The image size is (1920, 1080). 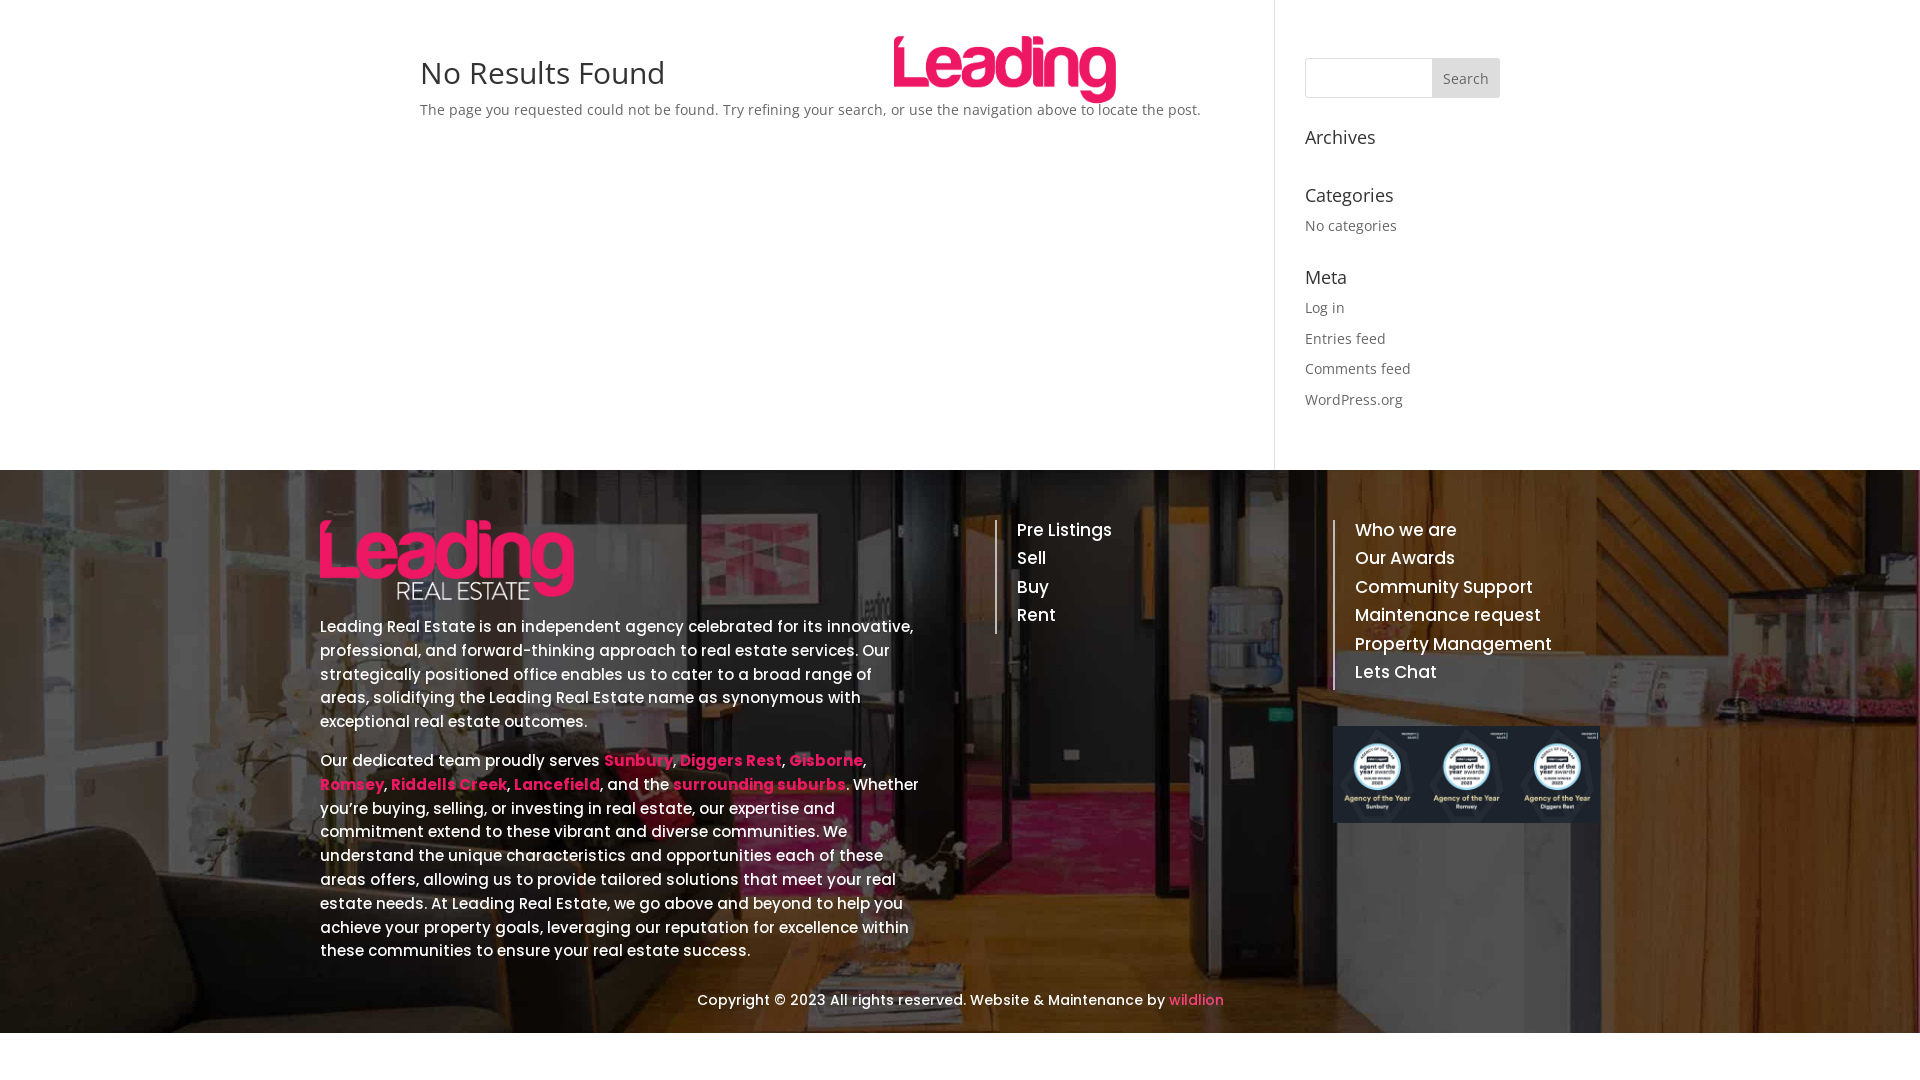 I want to click on 'Comments feed', so click(x=1358, y=368).